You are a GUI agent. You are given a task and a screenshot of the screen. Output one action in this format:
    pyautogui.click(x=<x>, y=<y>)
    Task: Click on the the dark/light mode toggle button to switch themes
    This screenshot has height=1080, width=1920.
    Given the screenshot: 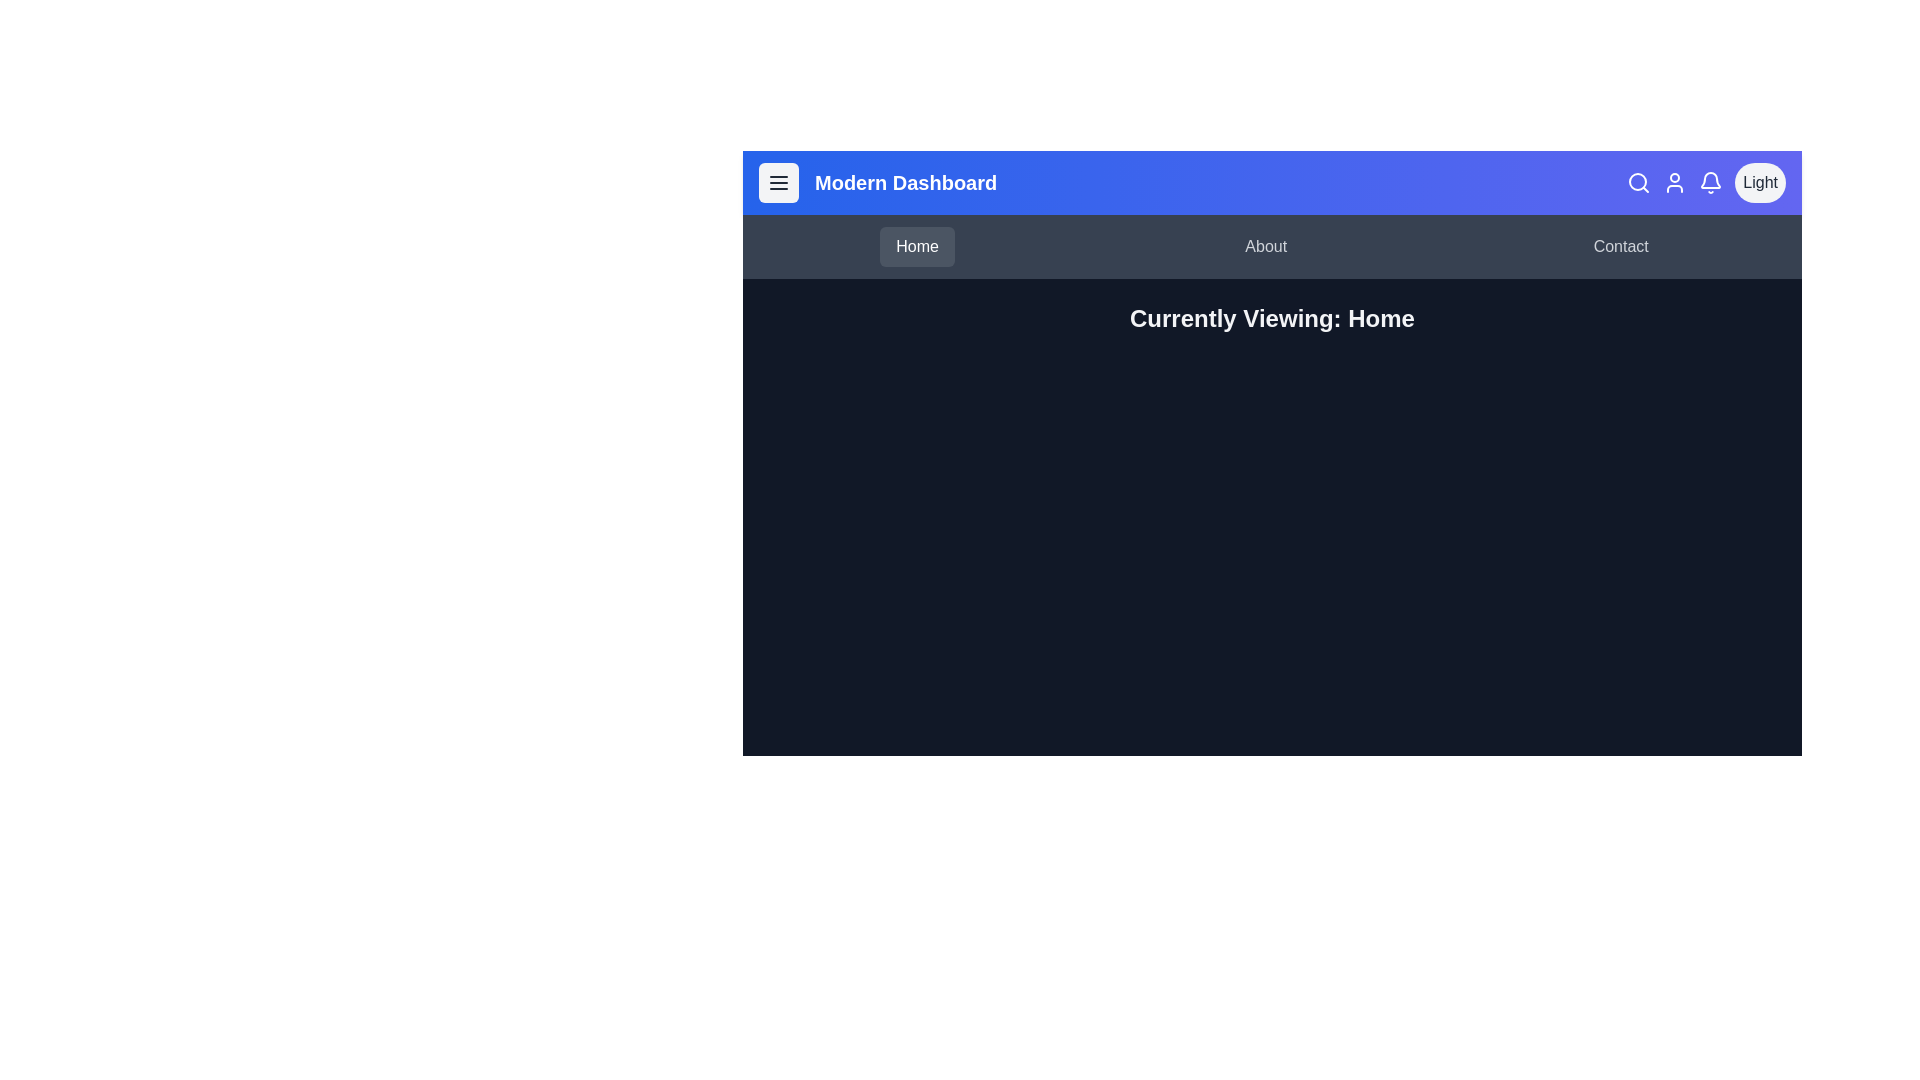 What is the action you would take?
    pyautogui.click(x=1760, y=182)
    